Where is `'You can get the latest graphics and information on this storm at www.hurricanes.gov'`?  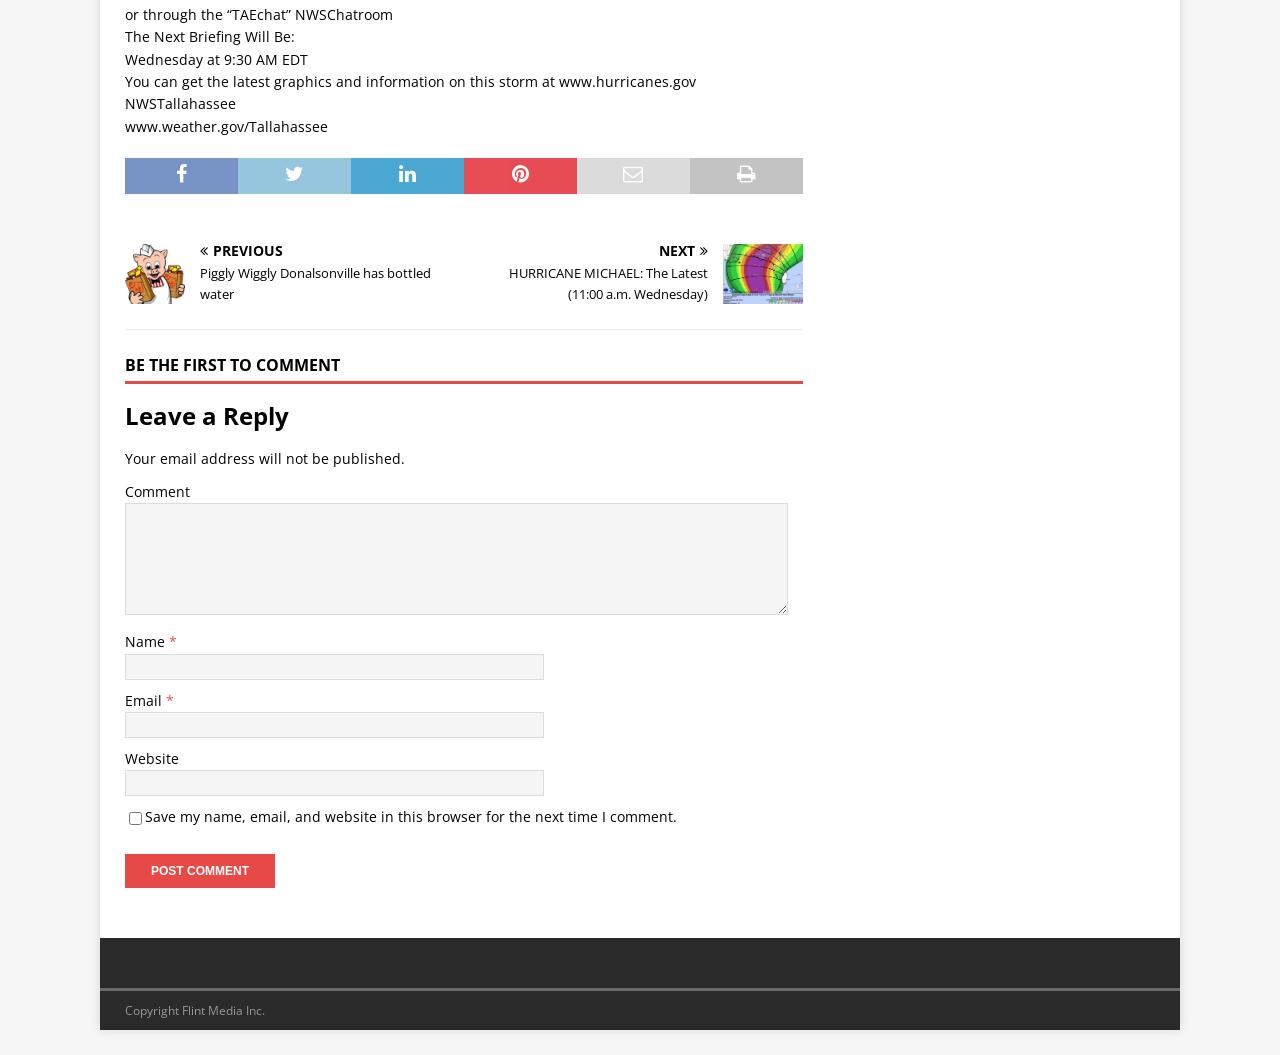 'You can get the latest graphics and information on this storm at www.hurricanes.gov' is located at coordinates (124, 80).